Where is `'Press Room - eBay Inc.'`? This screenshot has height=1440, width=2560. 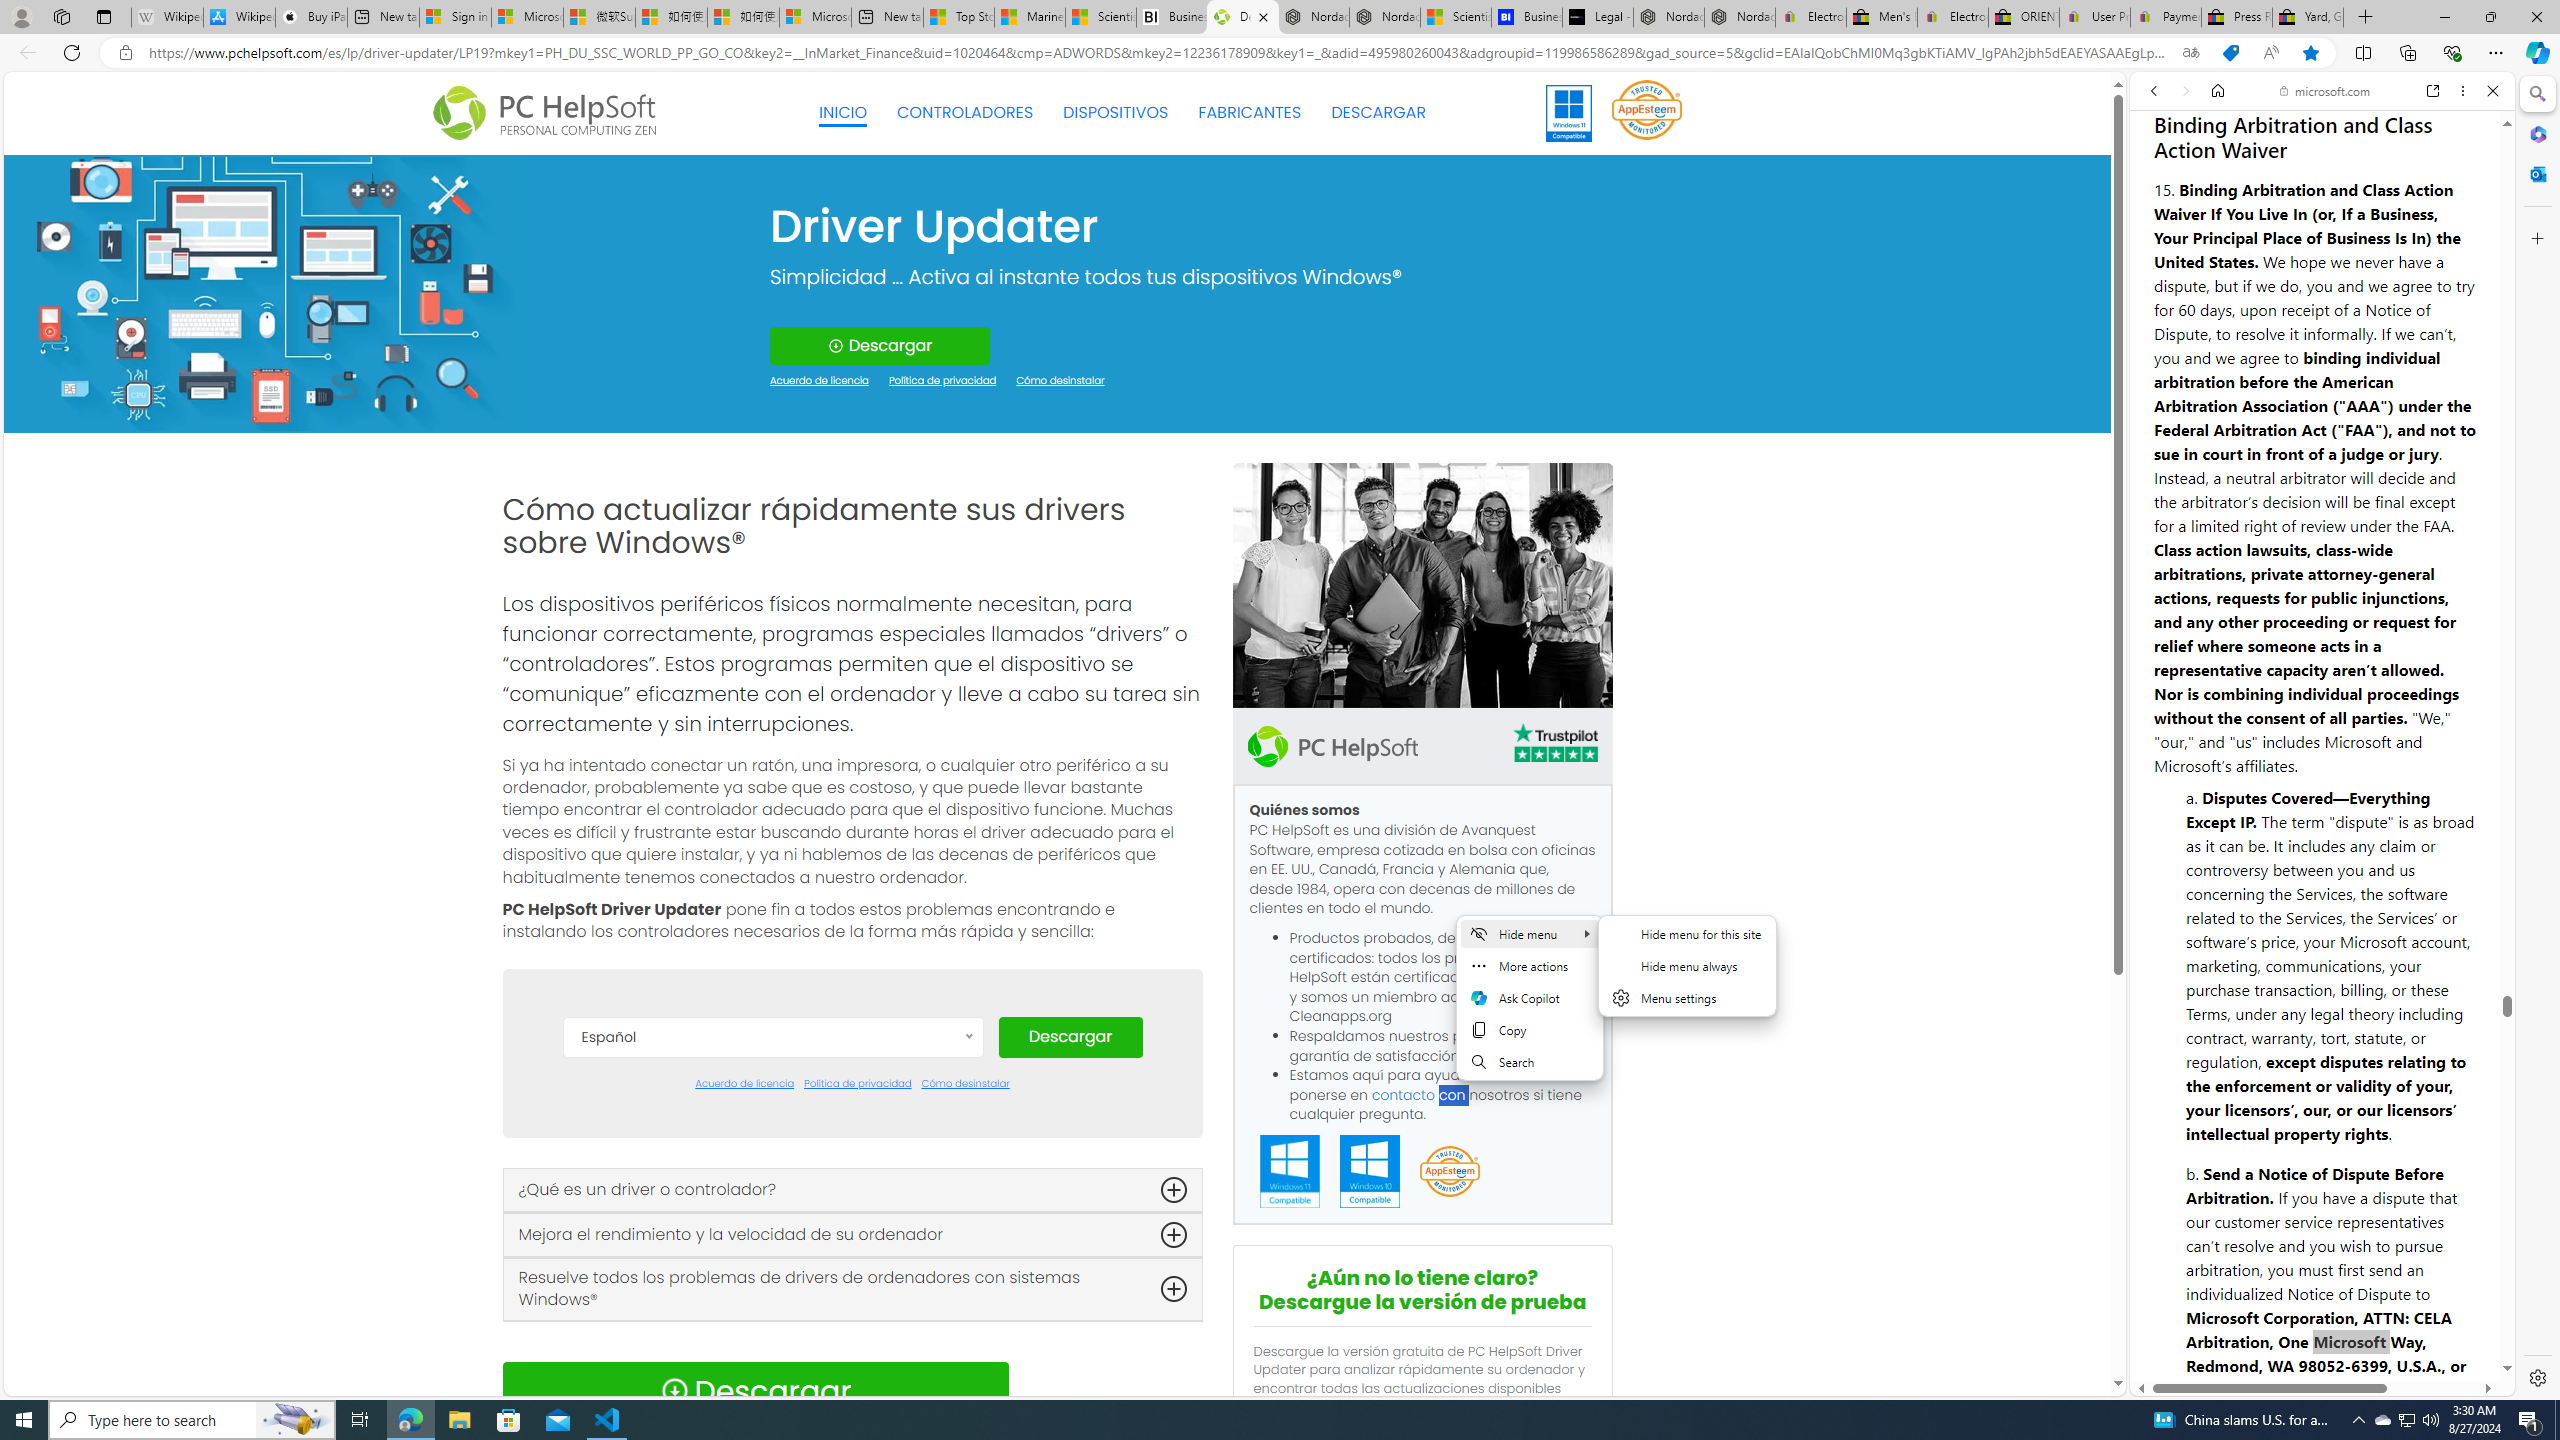 'Press Room - eBay Inc.' is located at coordinates (2237, 16).